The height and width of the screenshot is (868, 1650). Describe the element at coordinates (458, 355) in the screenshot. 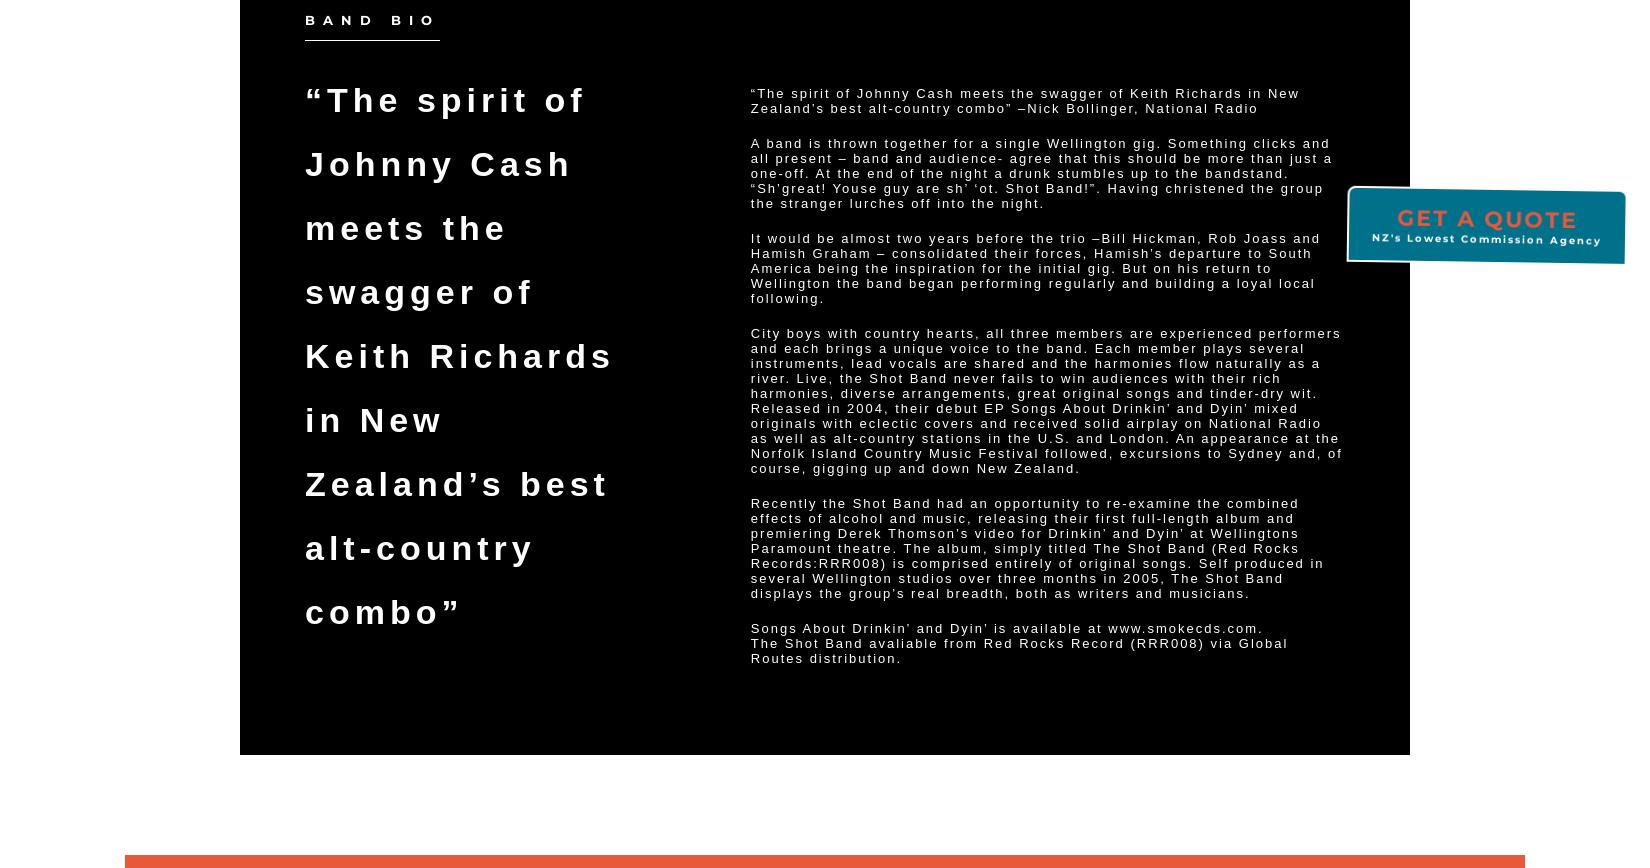

I see `'“The spirit of Johnny Cash meets the swagger of Keith Richards in New Zealand’s best alt-country combo”'` at that location.